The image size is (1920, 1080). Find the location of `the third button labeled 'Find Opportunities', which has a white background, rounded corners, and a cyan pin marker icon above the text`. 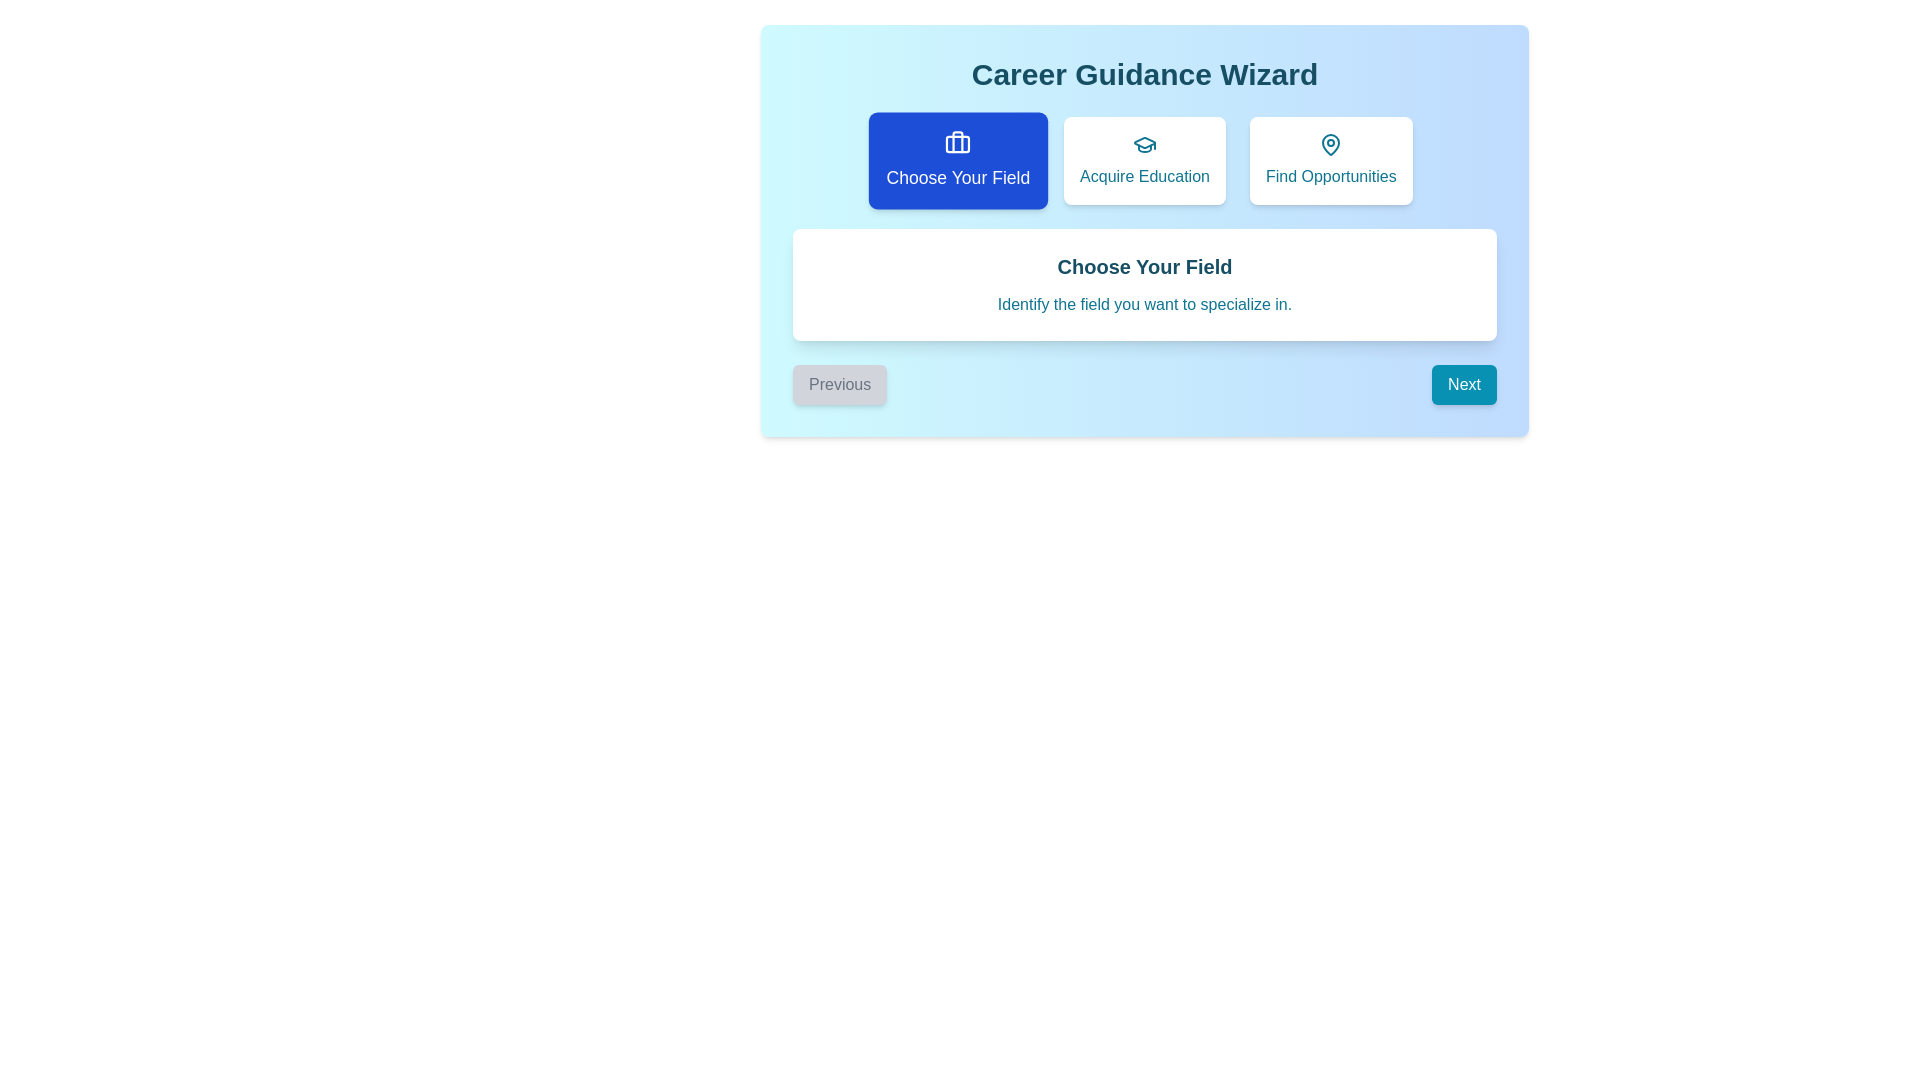

the third button labeled 'Find Opportunities', which has a white background, rounded corners, and a cyan pin marker icon above the text is located at coordinates (1330, 160).